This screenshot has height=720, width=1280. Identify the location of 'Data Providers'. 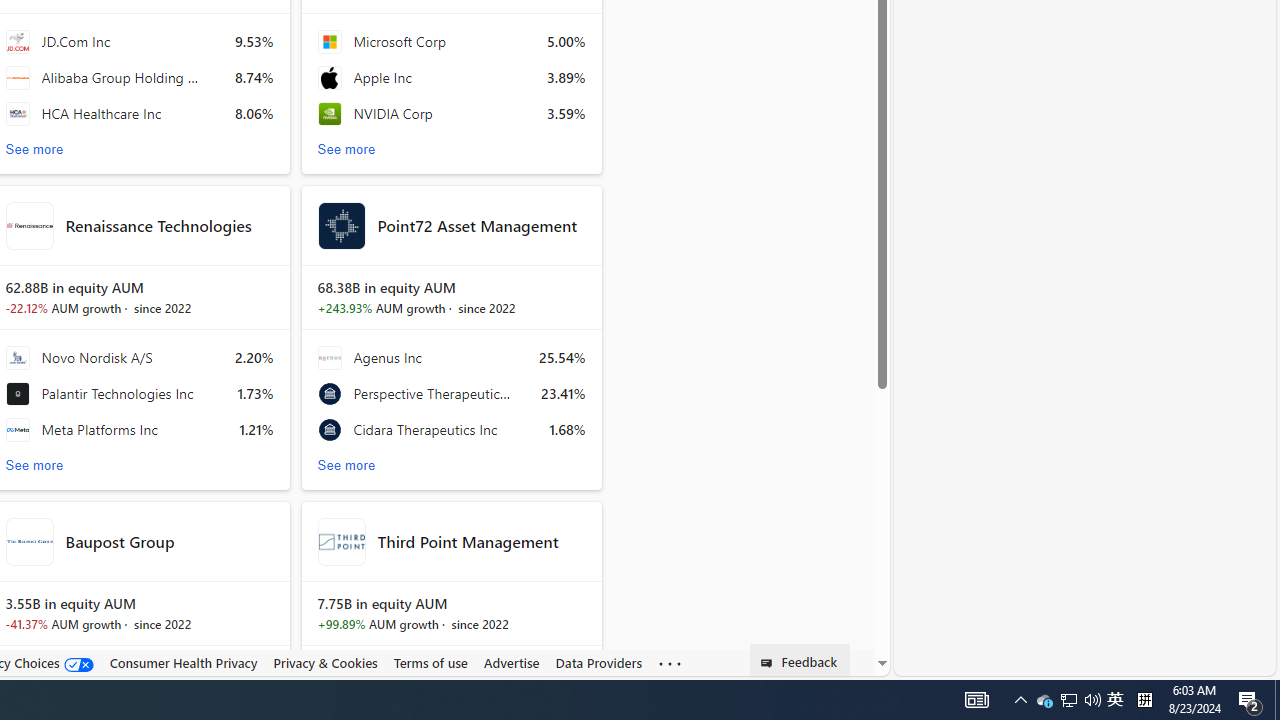
(598, 663).